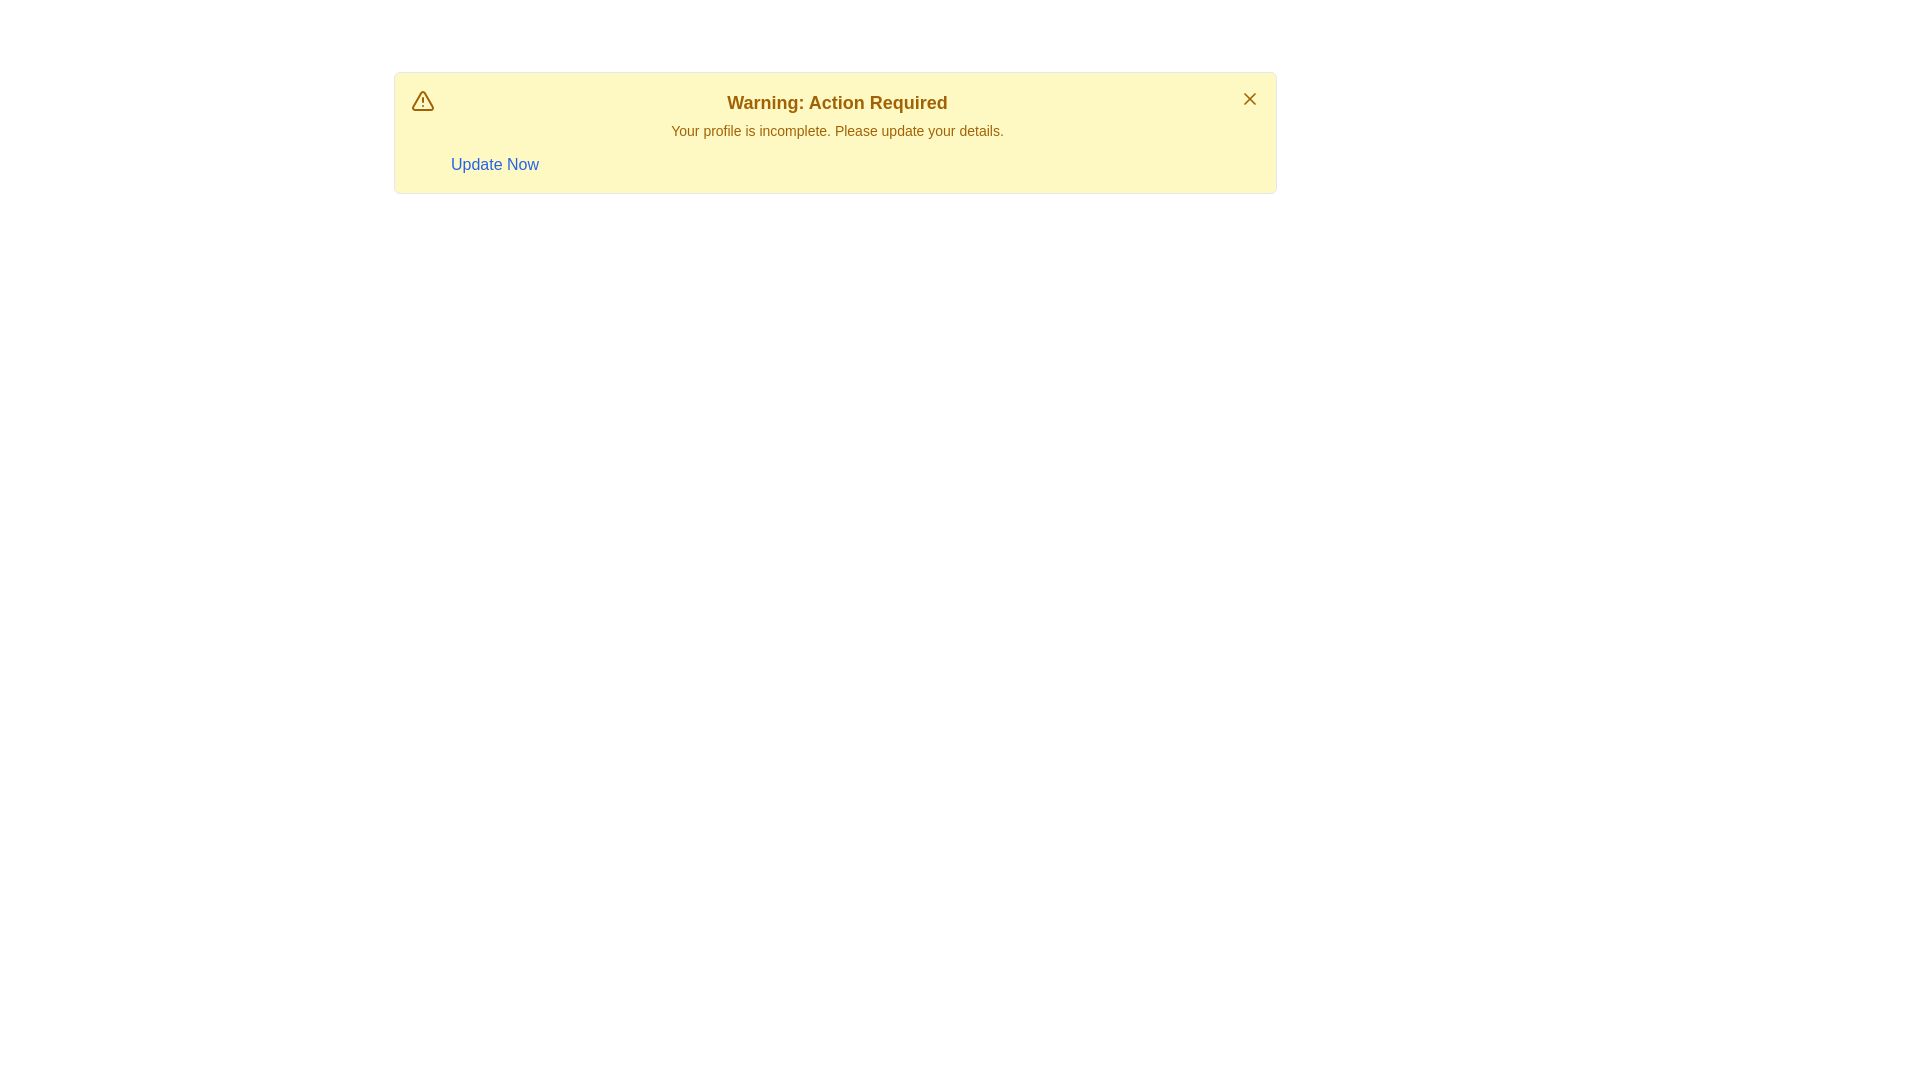 Image resolution: width=1920 pixels, height=1080 pixels. Describe the element at coordinates (835, 132) in the screenshot. I see `the Notification banner that warns the user to update their profile details, which is centrally located in the upper section of the interface` at that location.